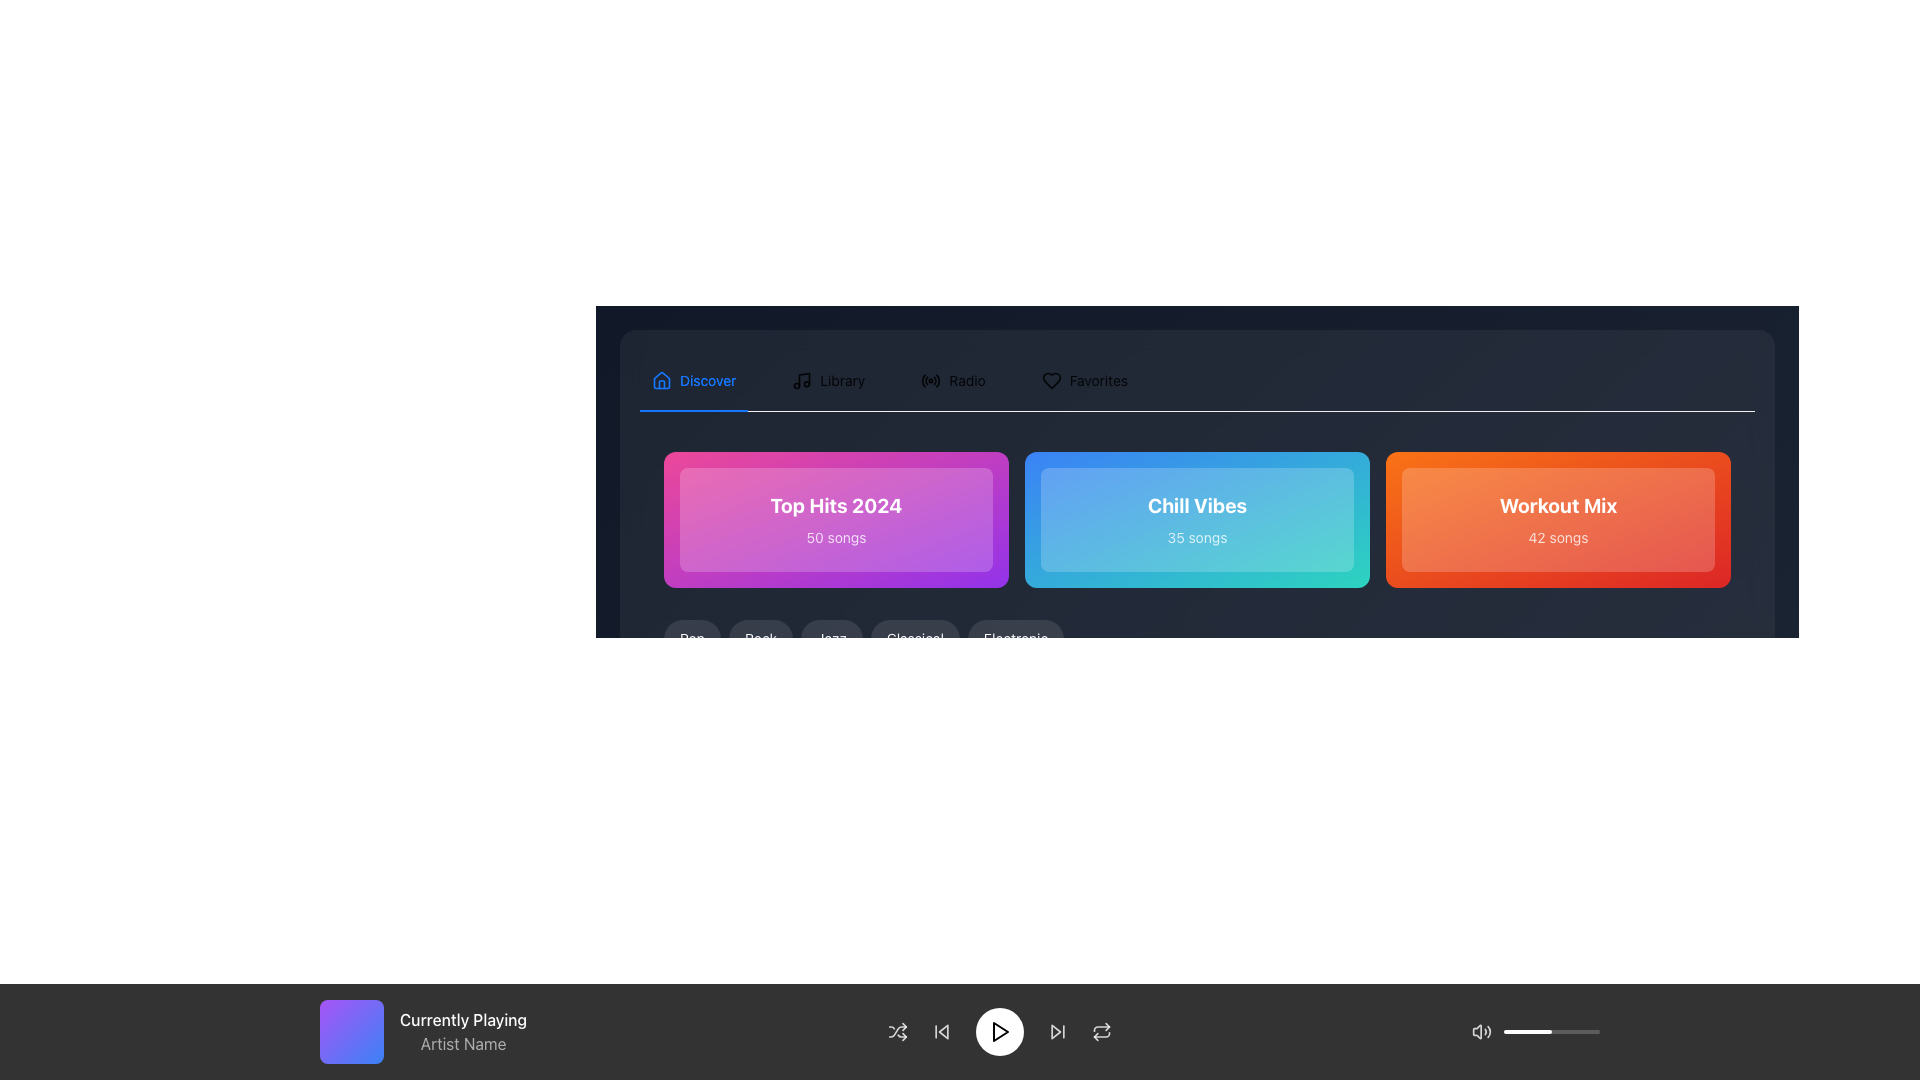 The image size is (1920, 1080). I want to click on the triangular-shaped 'play' icon located in the bottom control bar of the application interface to initiate playback, so click(1000, 1032).